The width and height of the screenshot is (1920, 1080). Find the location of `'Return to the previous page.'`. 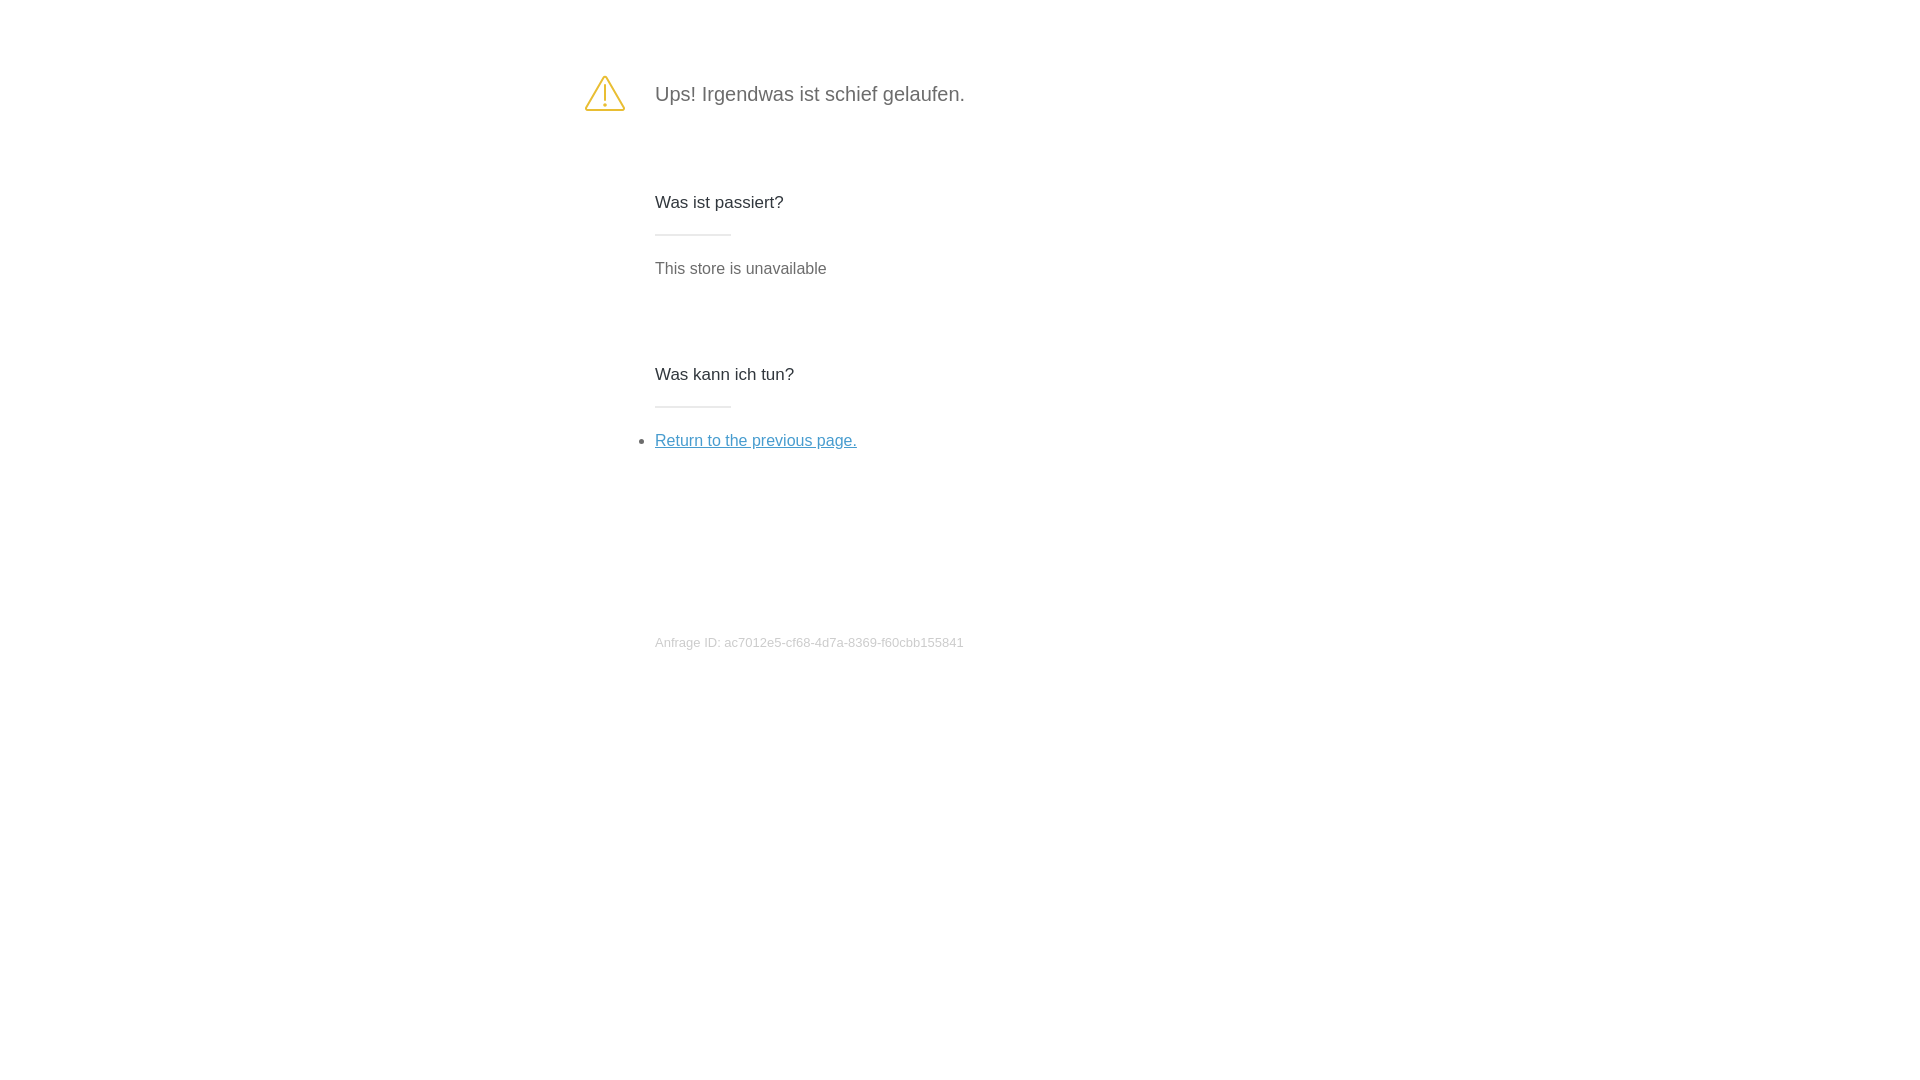

'Return to the previous page.' is located at coordinates (754, 439).